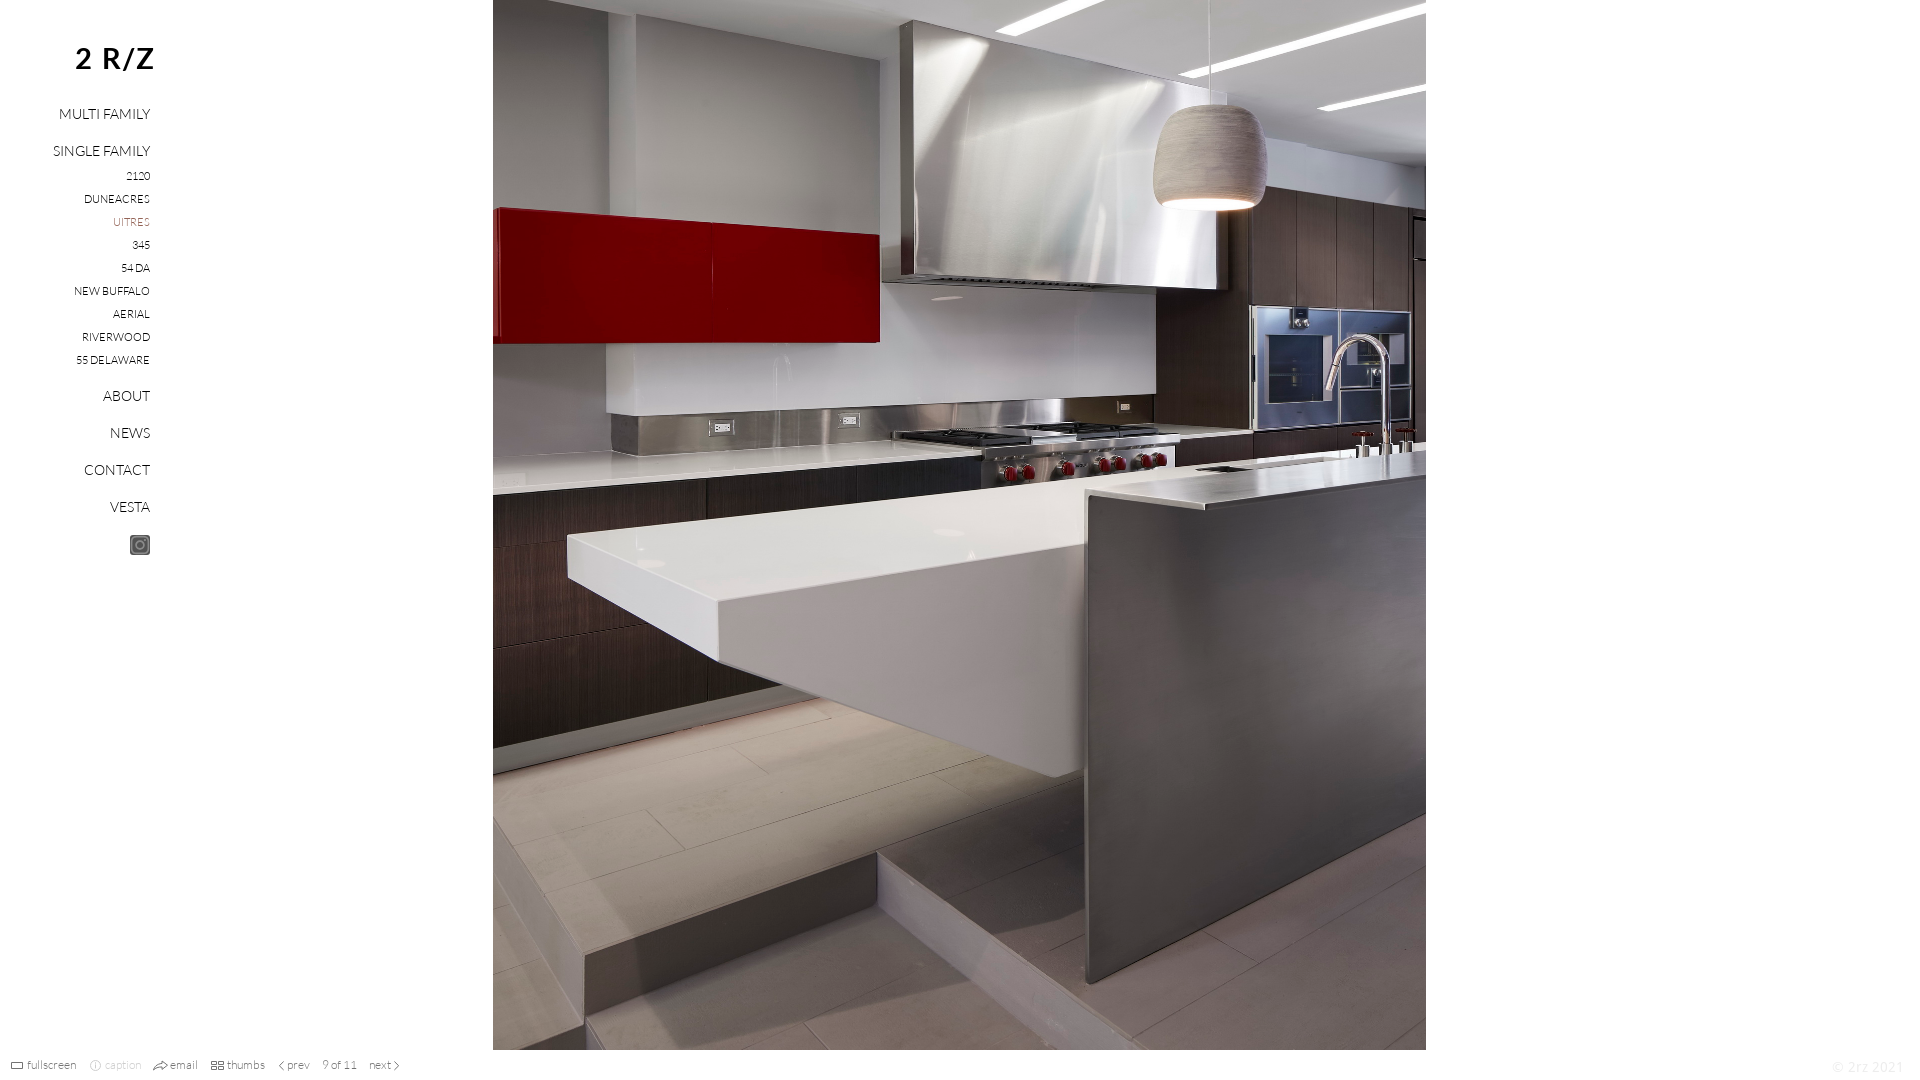 The image size is (1920, 1080). I want to click on 'VESTA', so click(128, 505).